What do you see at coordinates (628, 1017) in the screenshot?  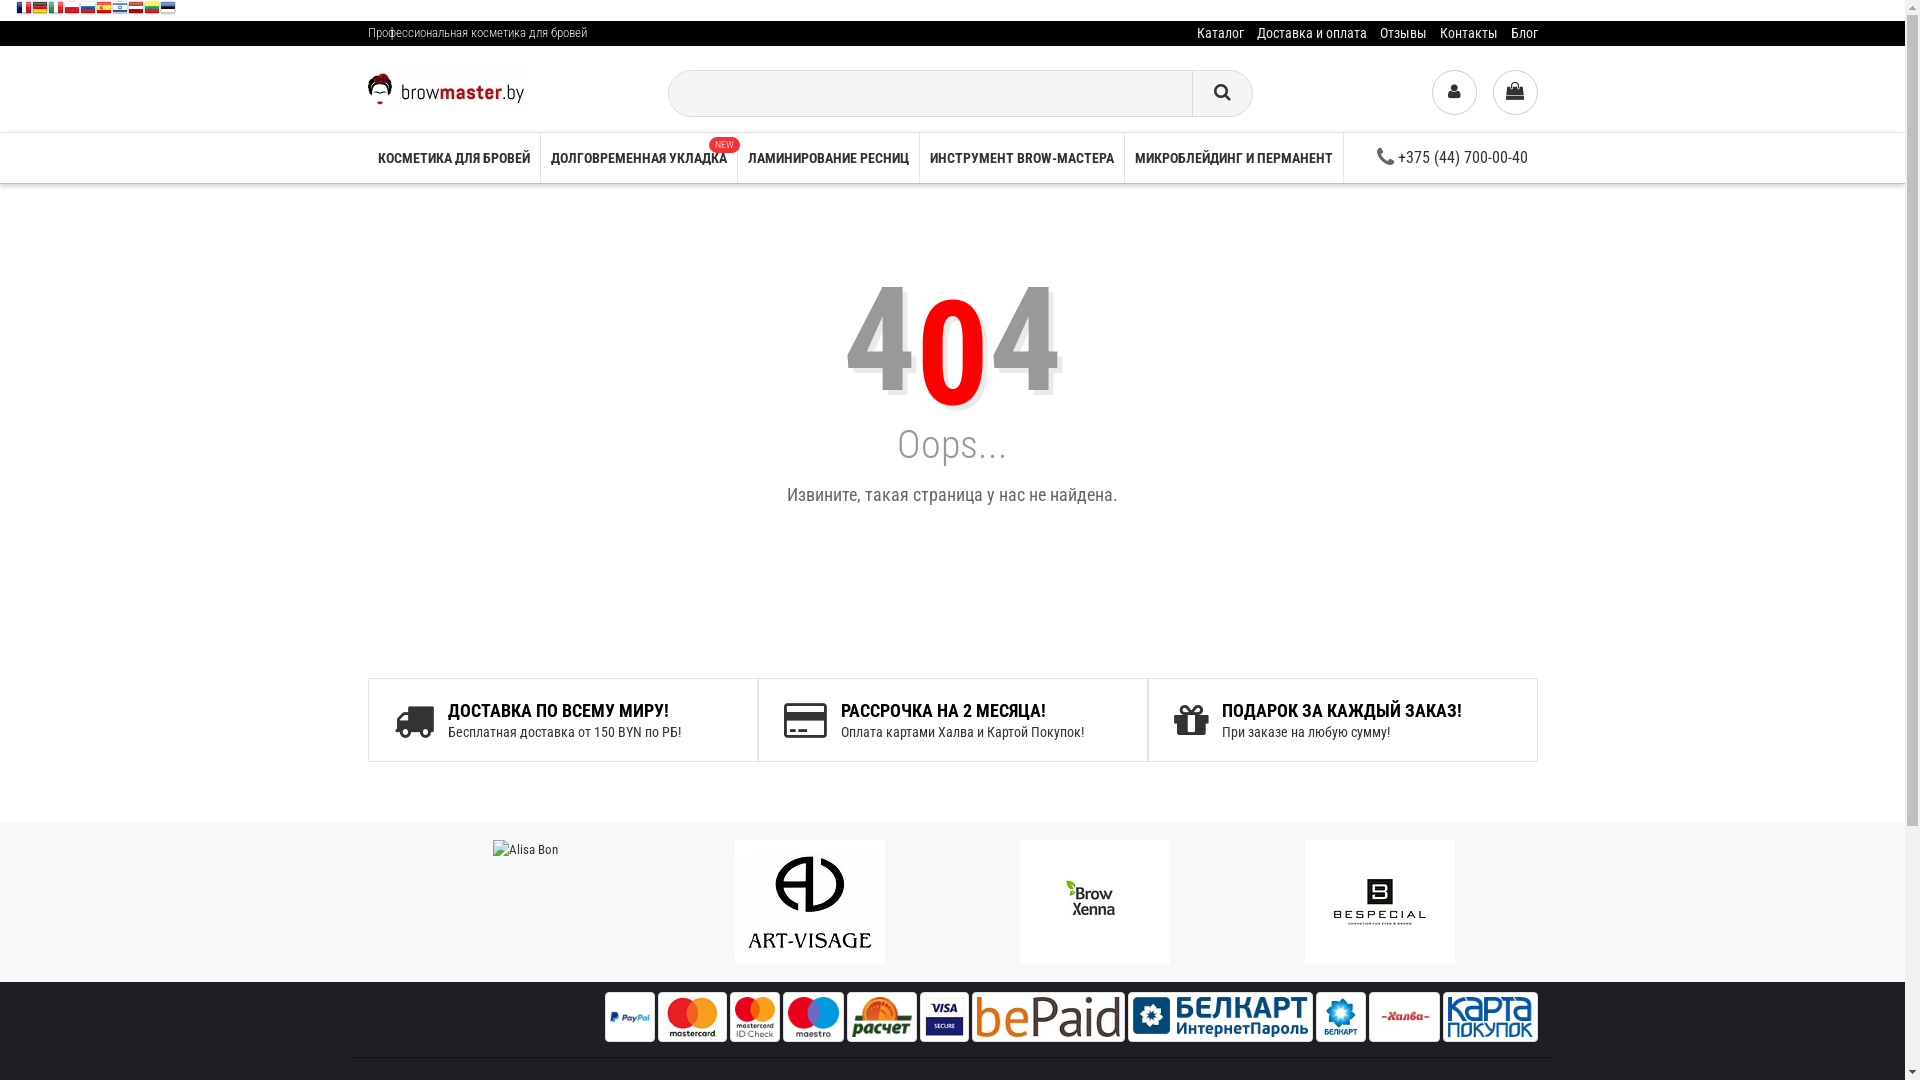 I see `'PayPal'` at bounding box center [628, 1017].